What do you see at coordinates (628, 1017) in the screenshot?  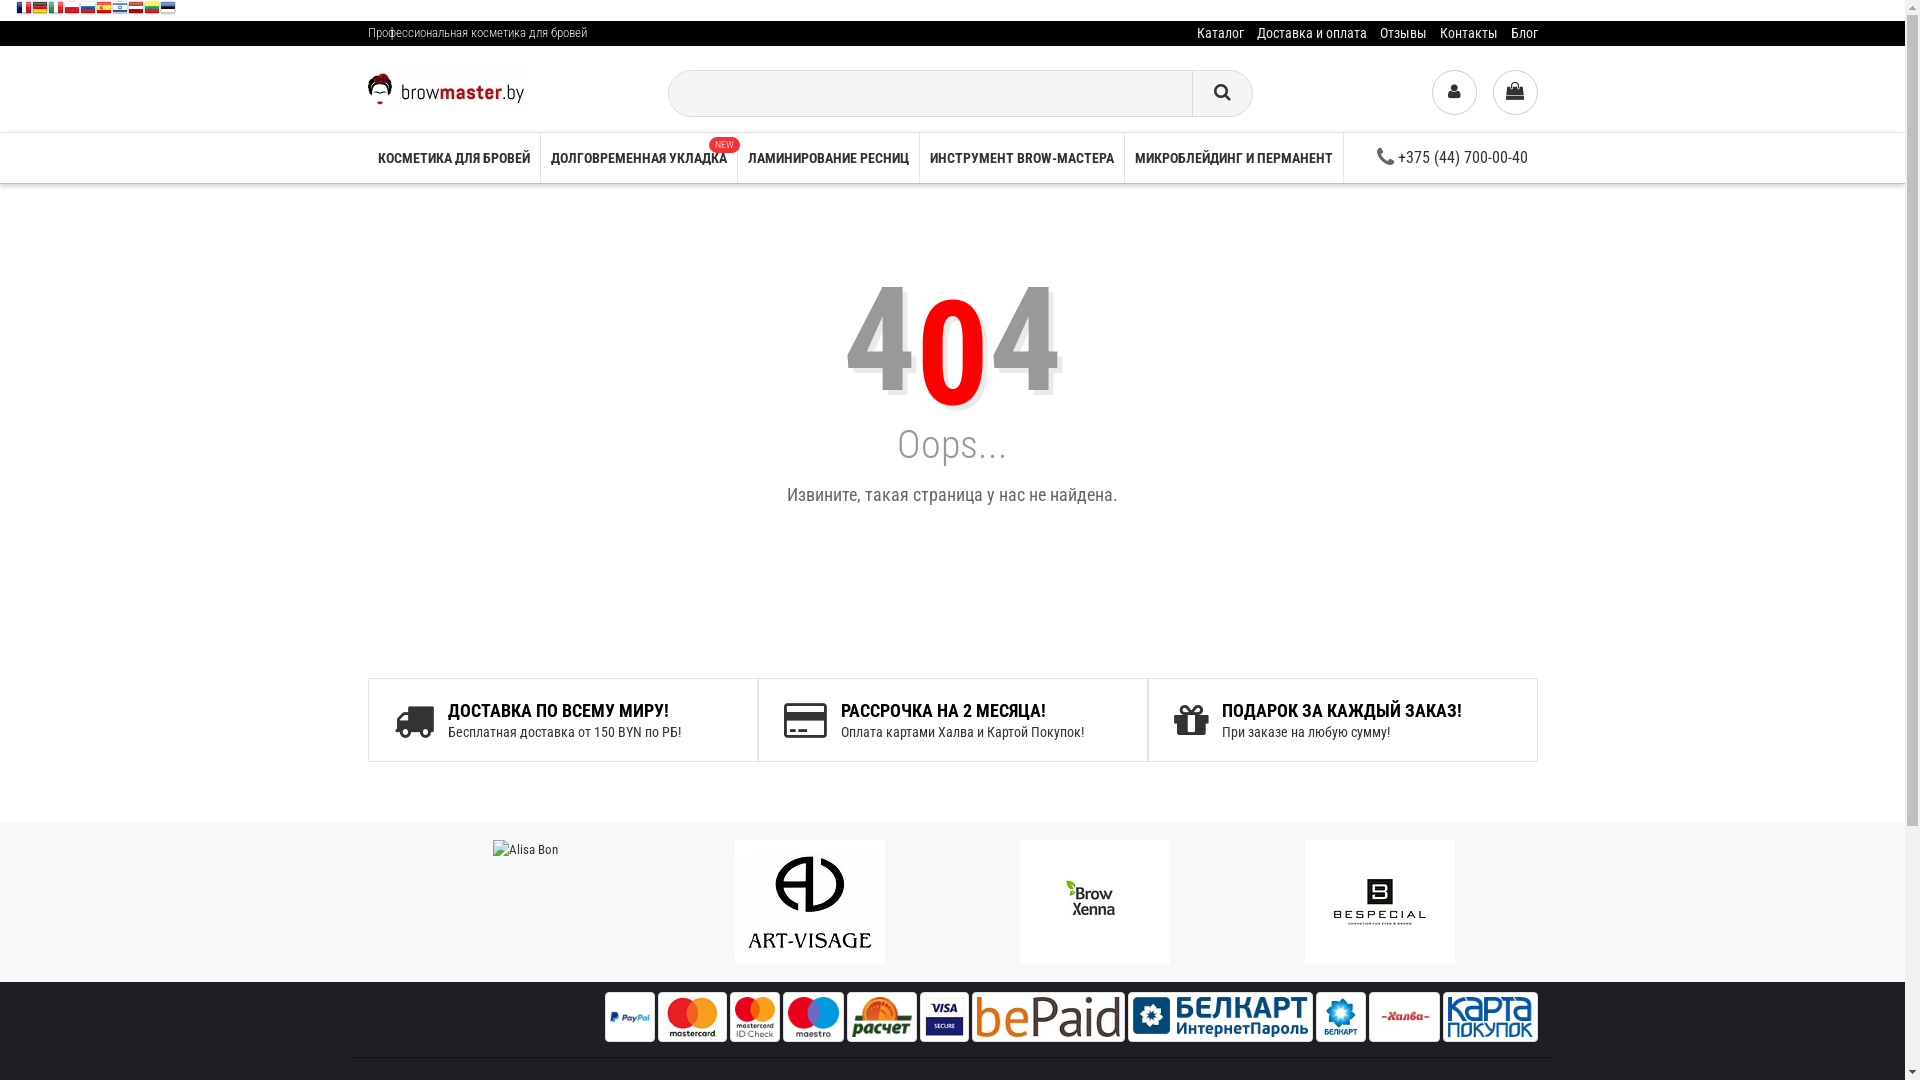 I see `'PayPal'` at bounding box center [628, 1017].